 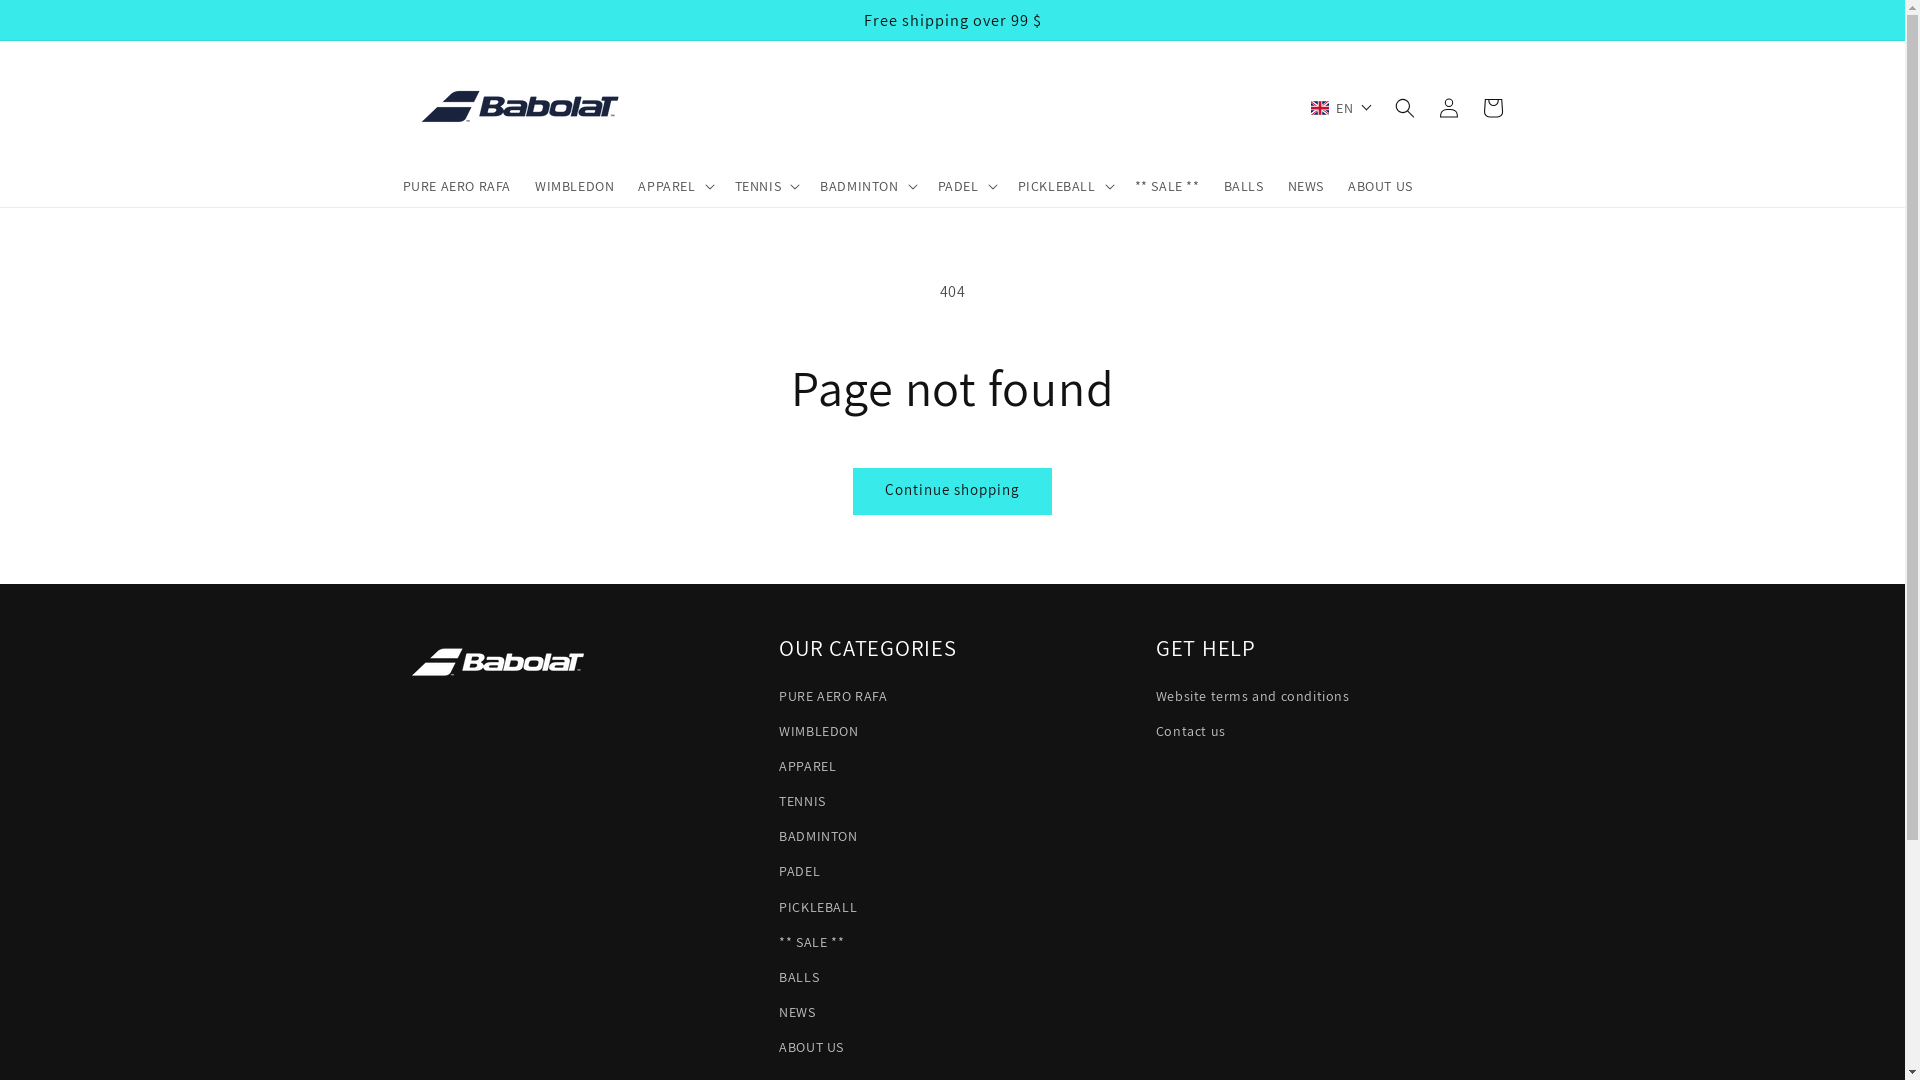 What do you see at coordinates (854, 491) in the screenshot?
I see `'Continue shopping'` at bounding box center [854, 491].